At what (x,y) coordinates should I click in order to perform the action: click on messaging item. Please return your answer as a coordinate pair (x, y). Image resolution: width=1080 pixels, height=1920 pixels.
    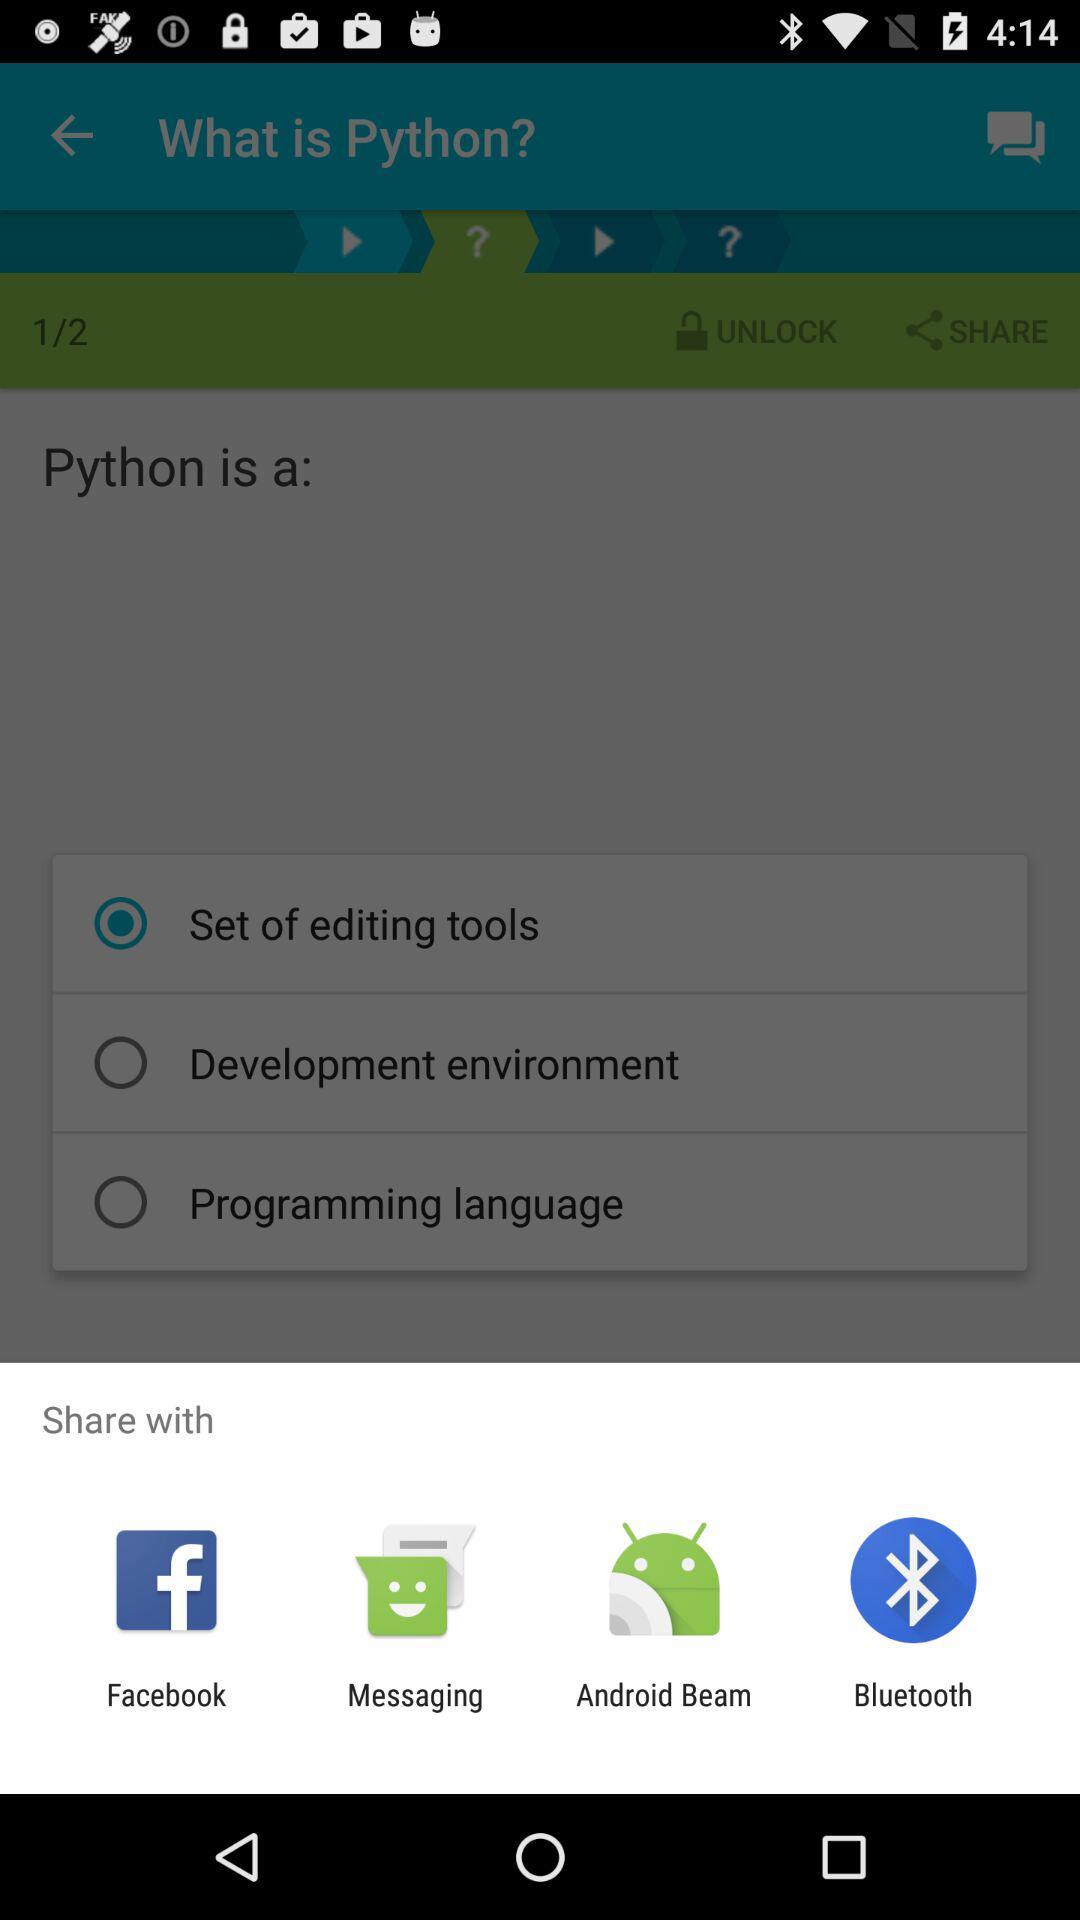
    Looking at the image, I should click on (414, 1711).